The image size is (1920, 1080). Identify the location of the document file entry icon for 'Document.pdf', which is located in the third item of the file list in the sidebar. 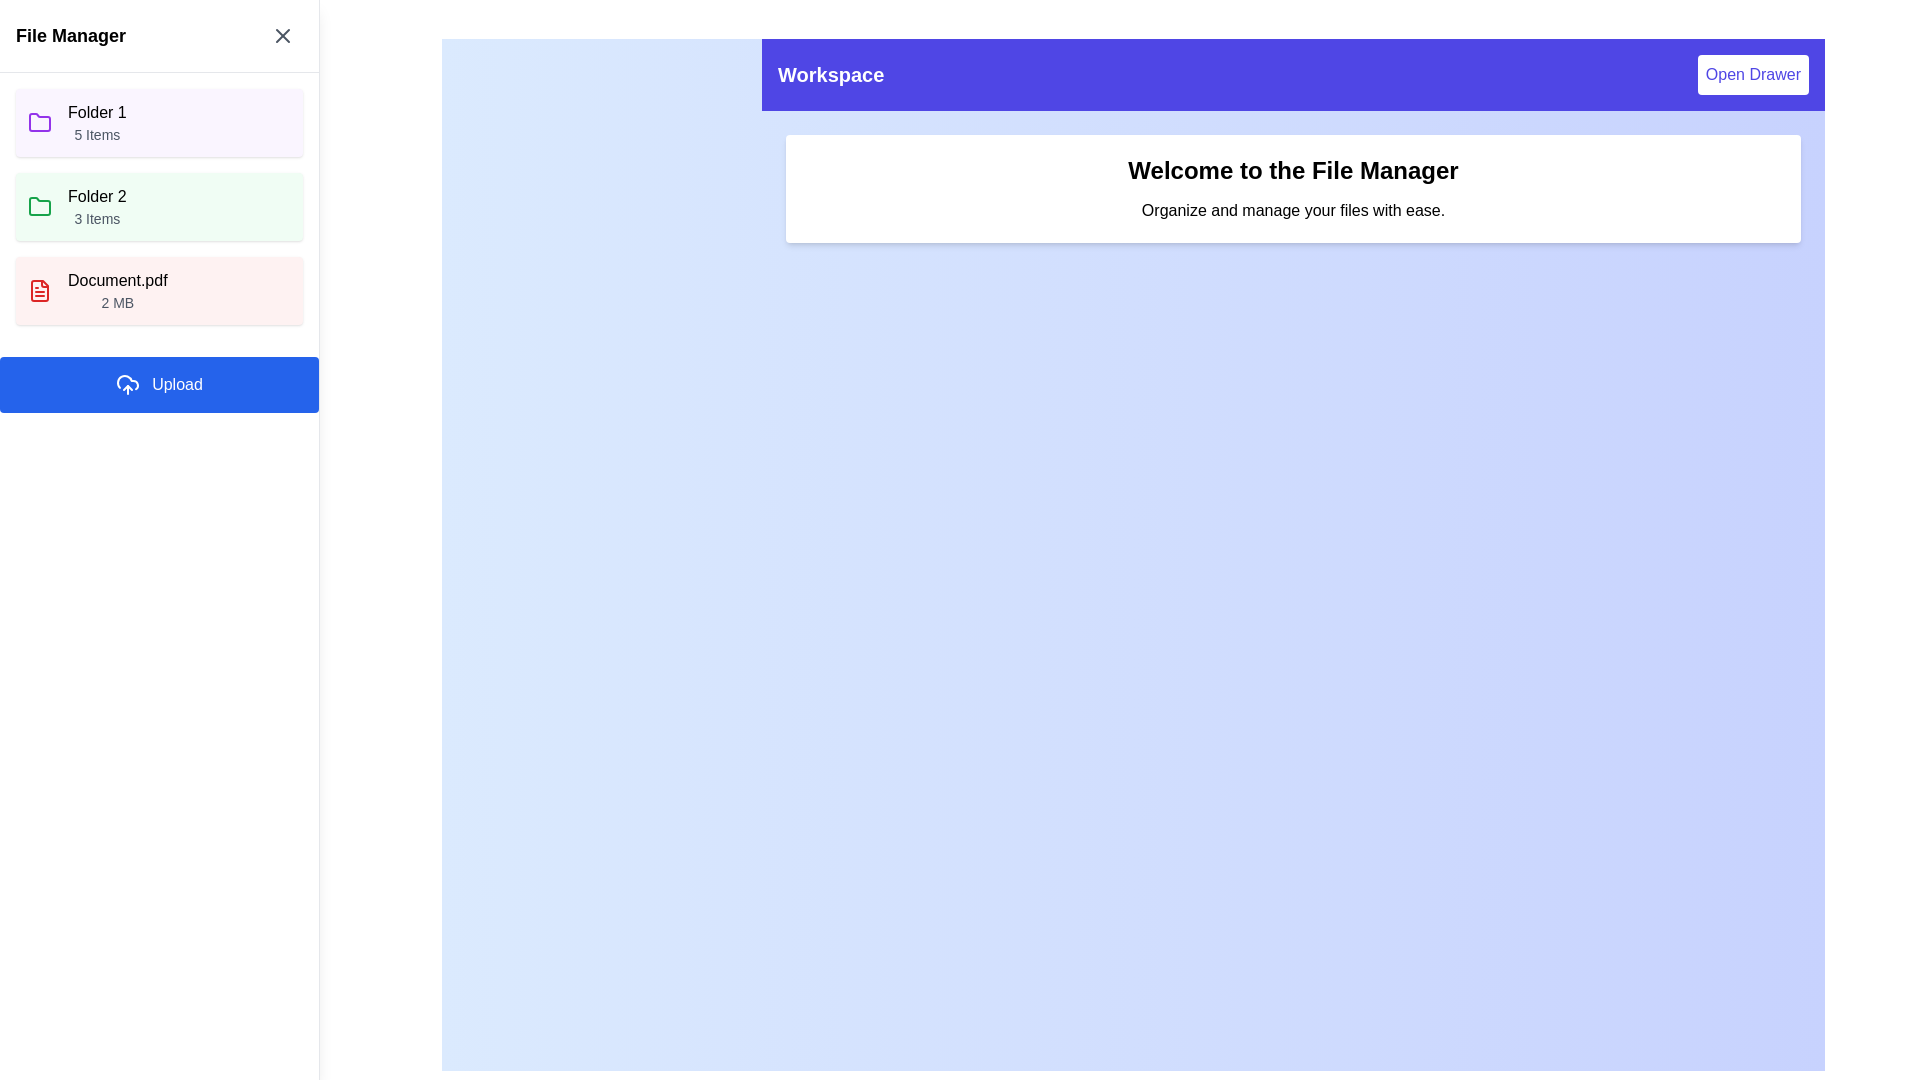
(39, 290).